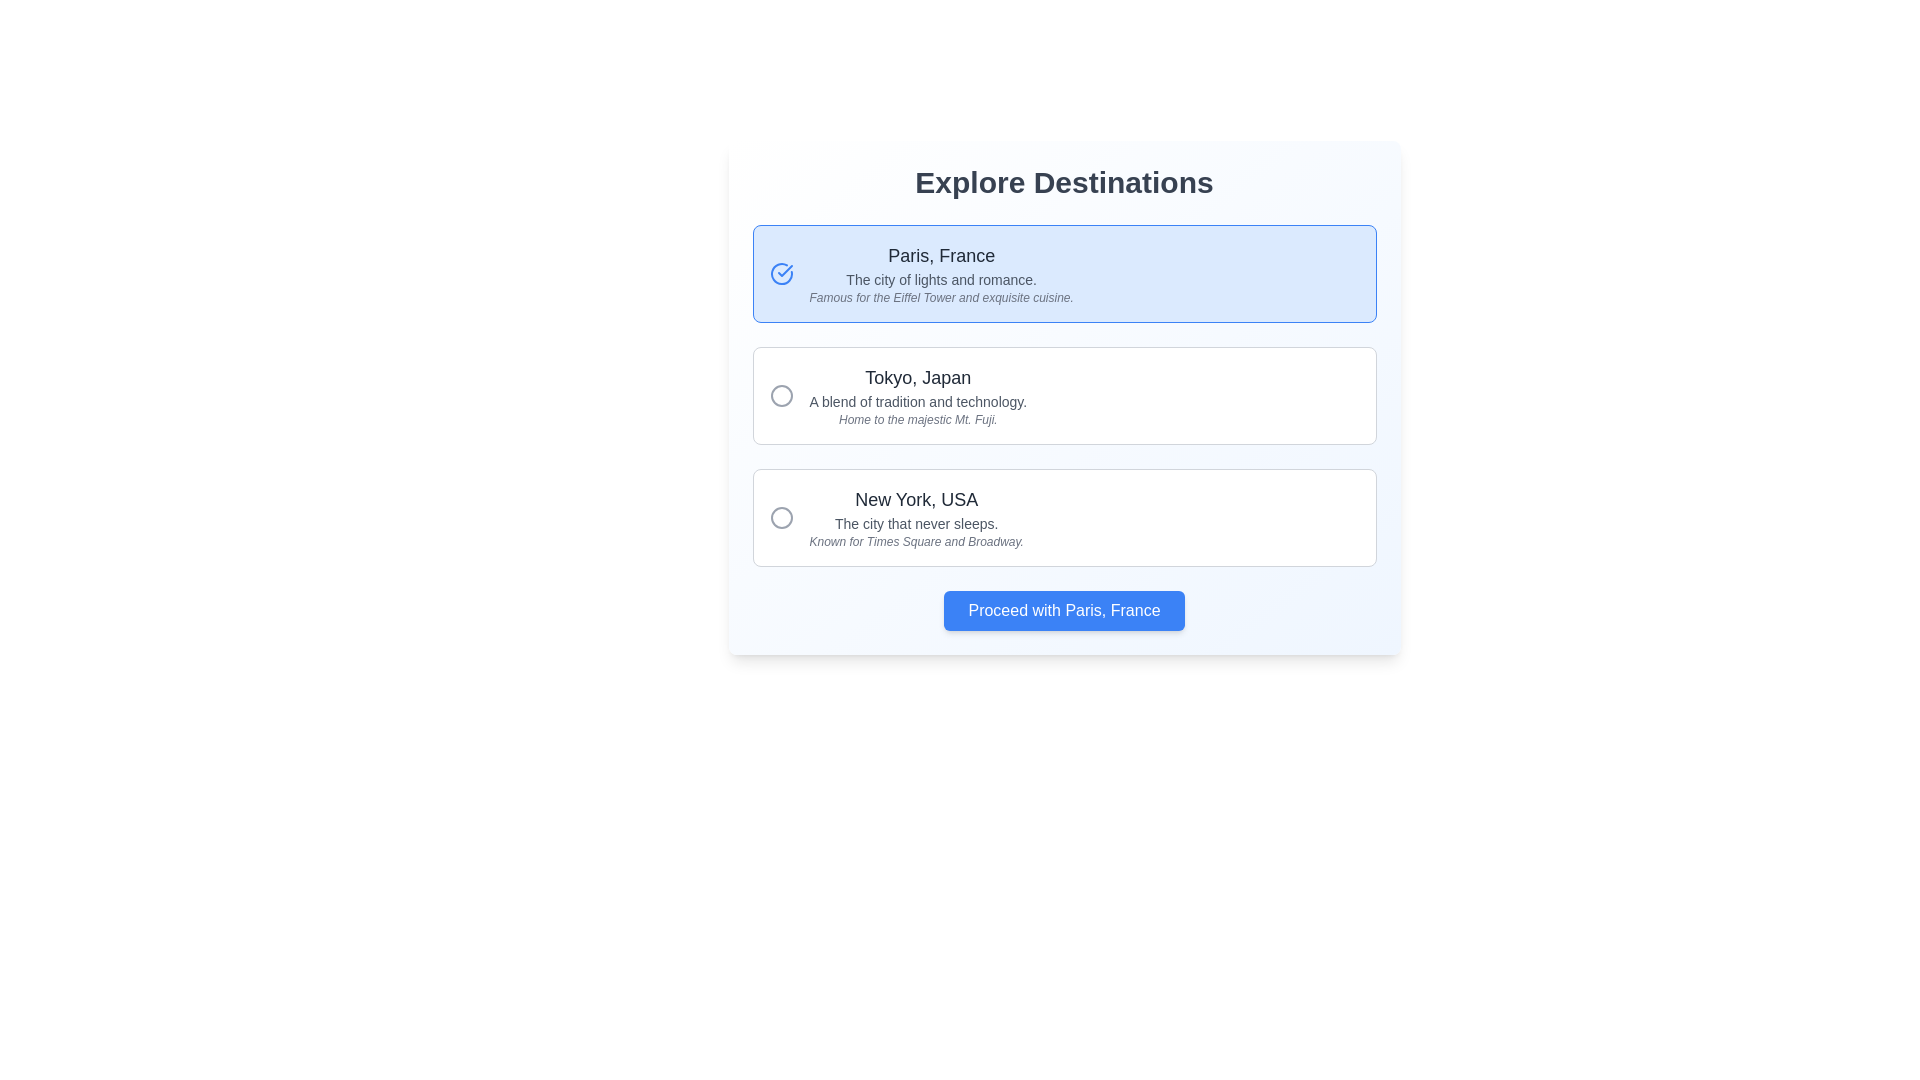 This screenshot has height=1080, width=1920. I want to click on the selectable list item representing the destination 'Tokyo, Japan', so click(1063, 396).